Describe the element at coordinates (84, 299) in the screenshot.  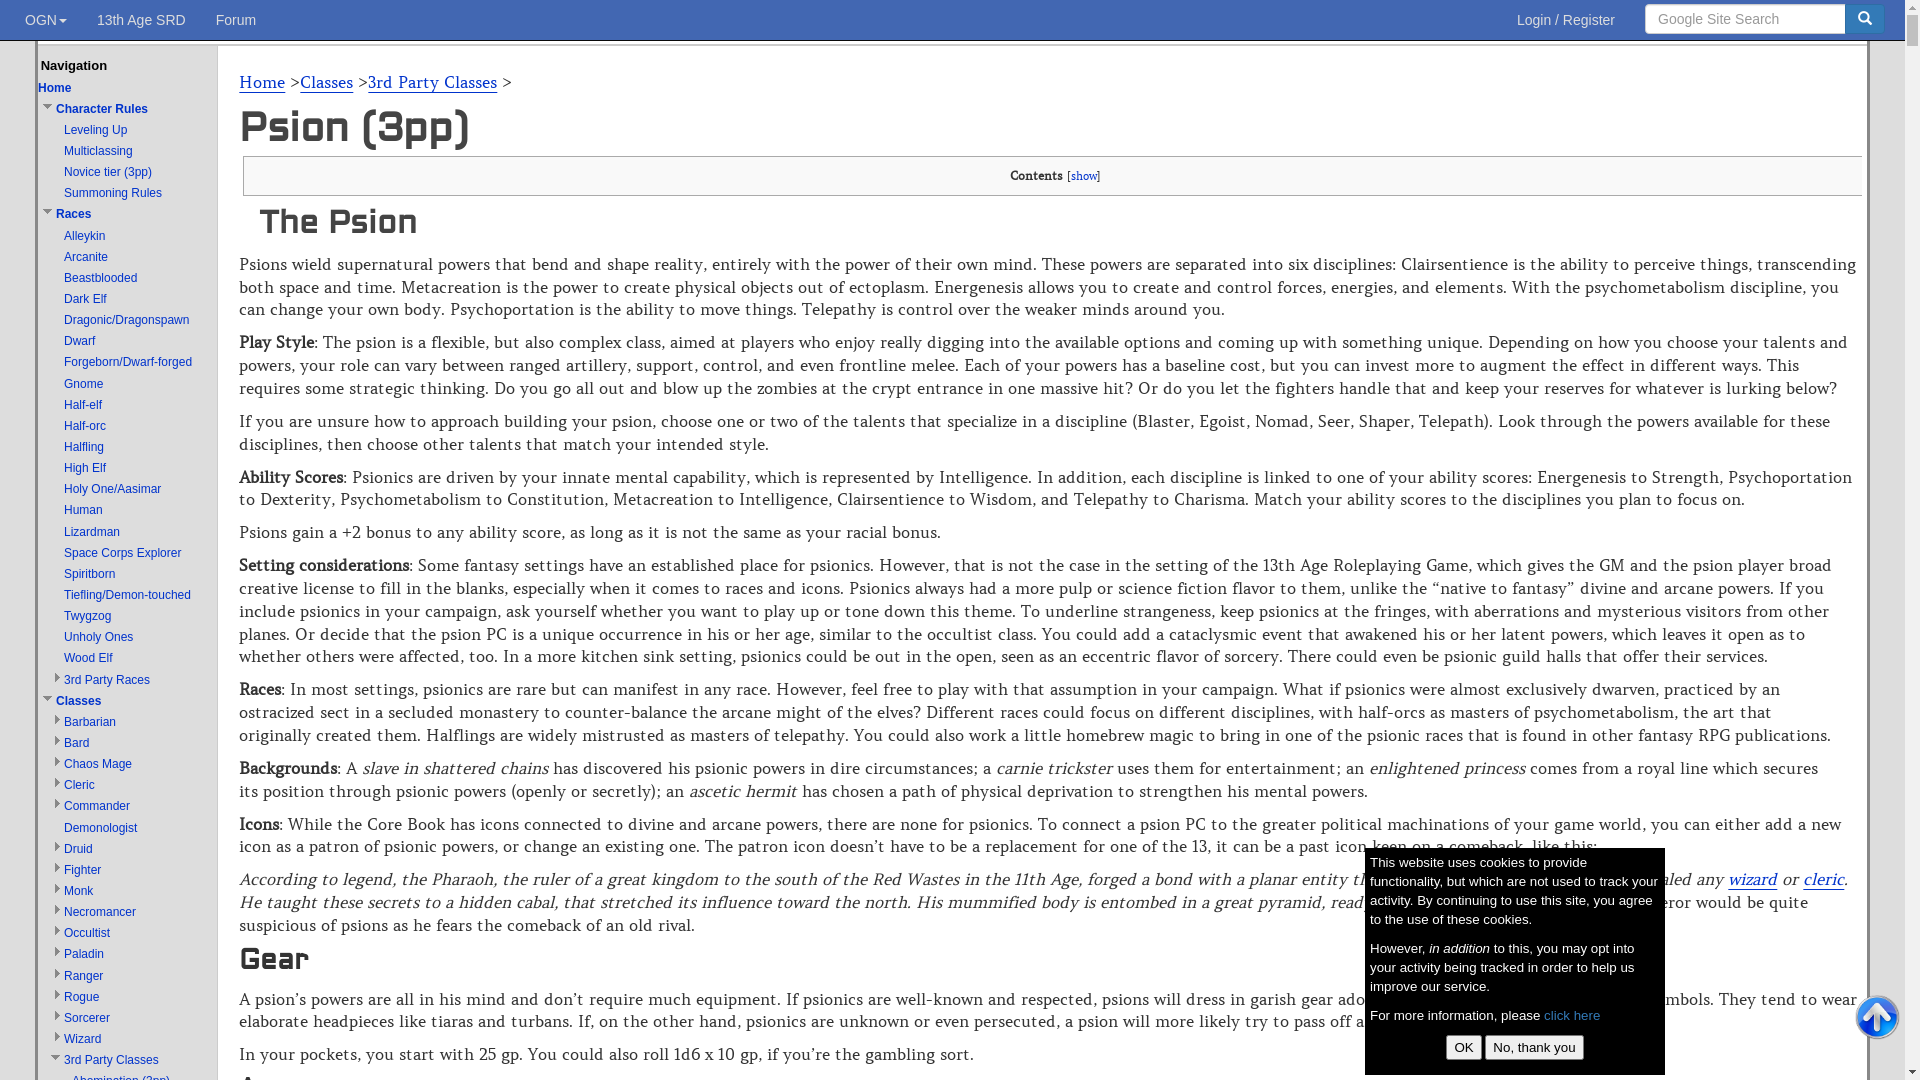
I see `'Dark Elf'` at that location.